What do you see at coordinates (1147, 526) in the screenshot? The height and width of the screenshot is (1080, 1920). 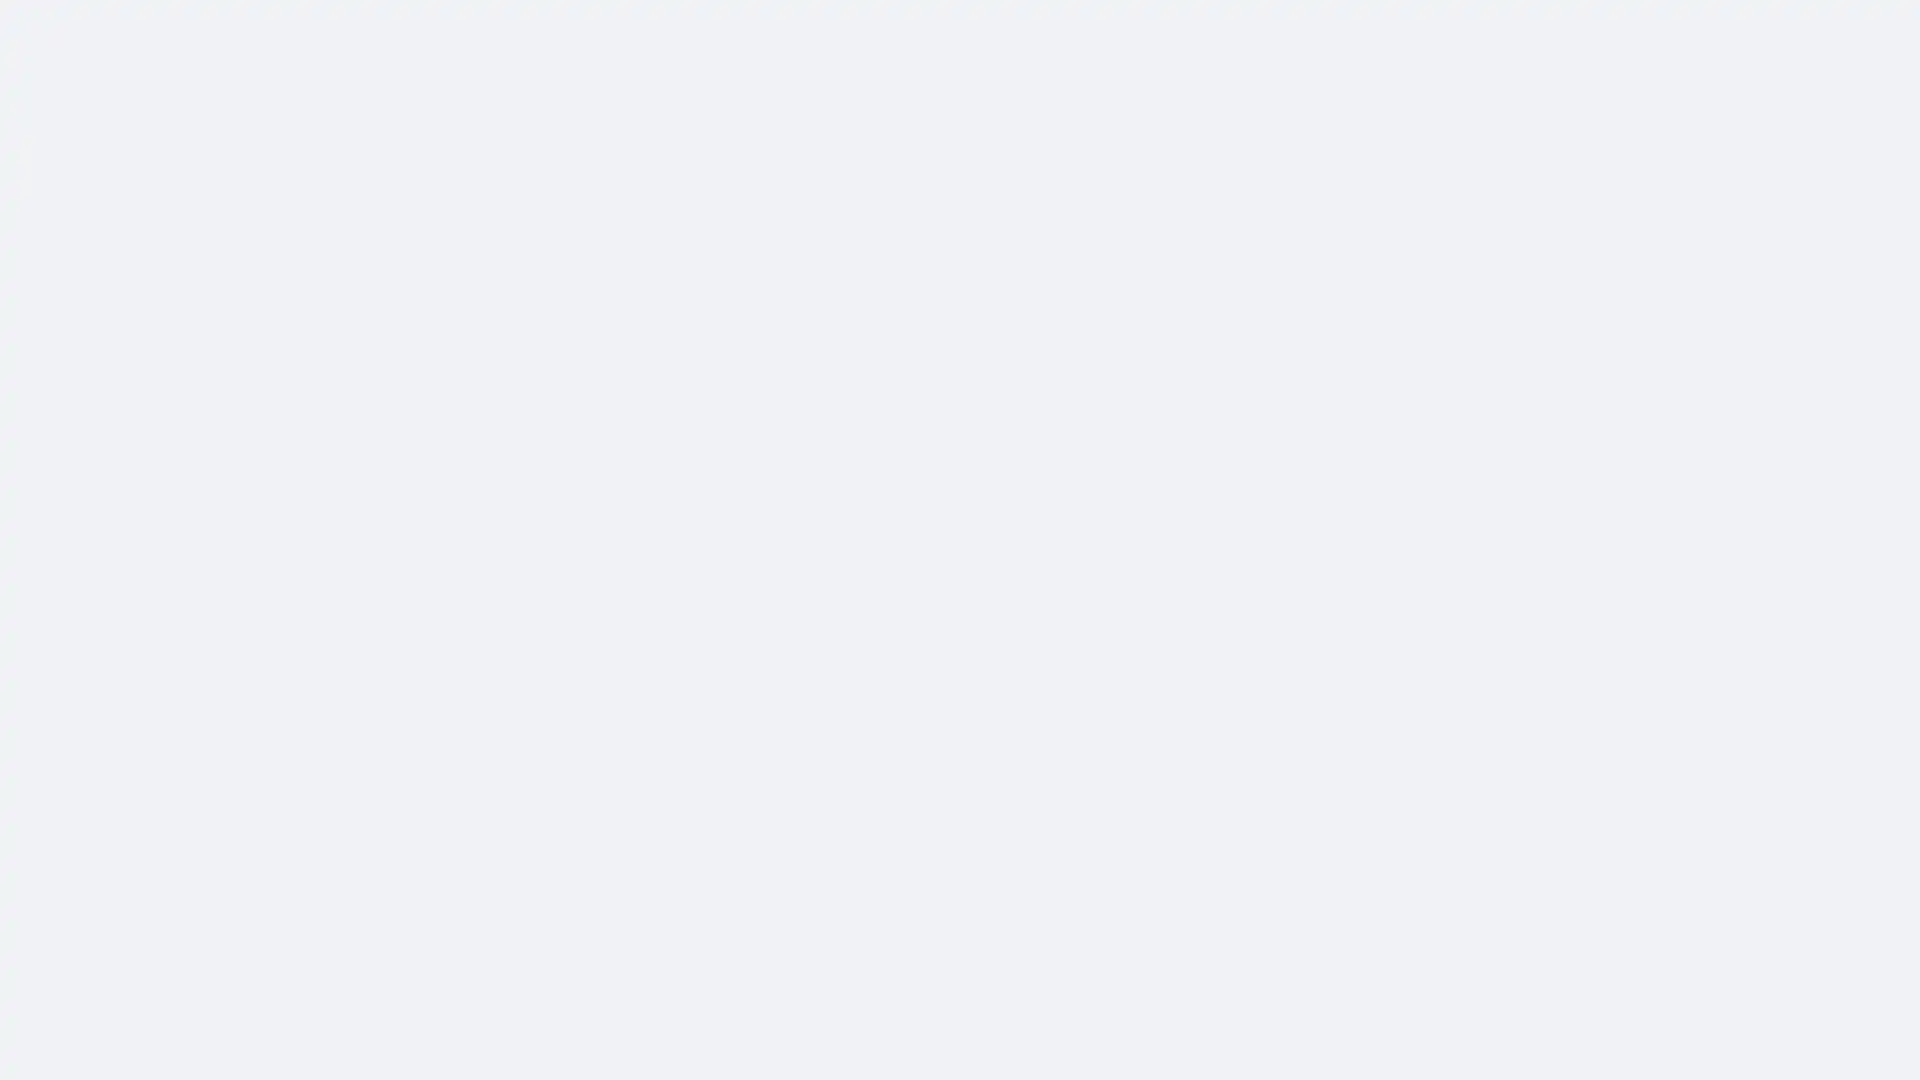 I see `Comment` at bounding box center [1147, 526].